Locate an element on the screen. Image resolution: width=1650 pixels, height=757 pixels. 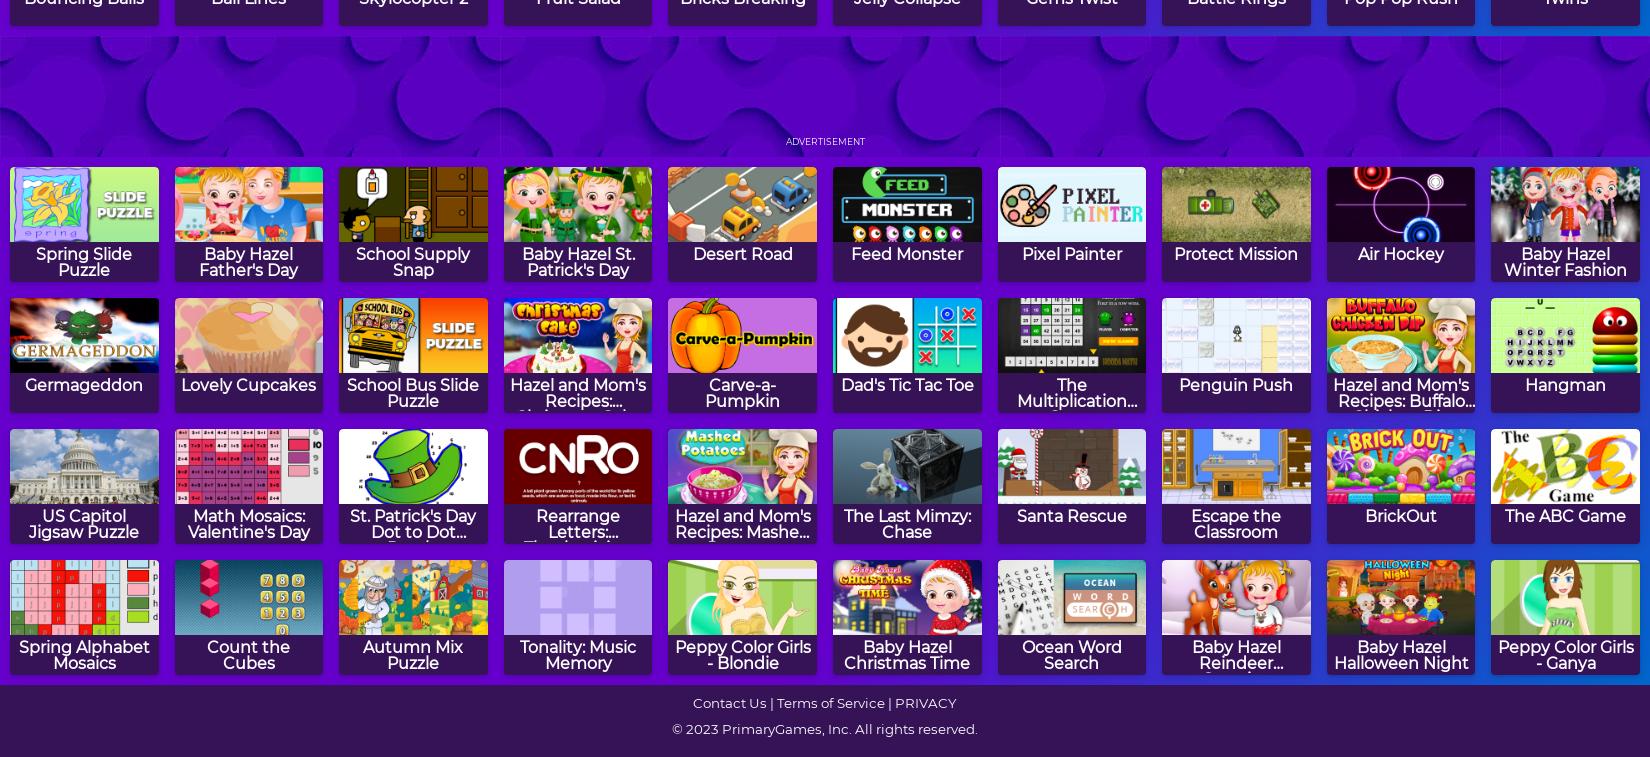
'Gems Swap' is located at coordinates (248, 127).